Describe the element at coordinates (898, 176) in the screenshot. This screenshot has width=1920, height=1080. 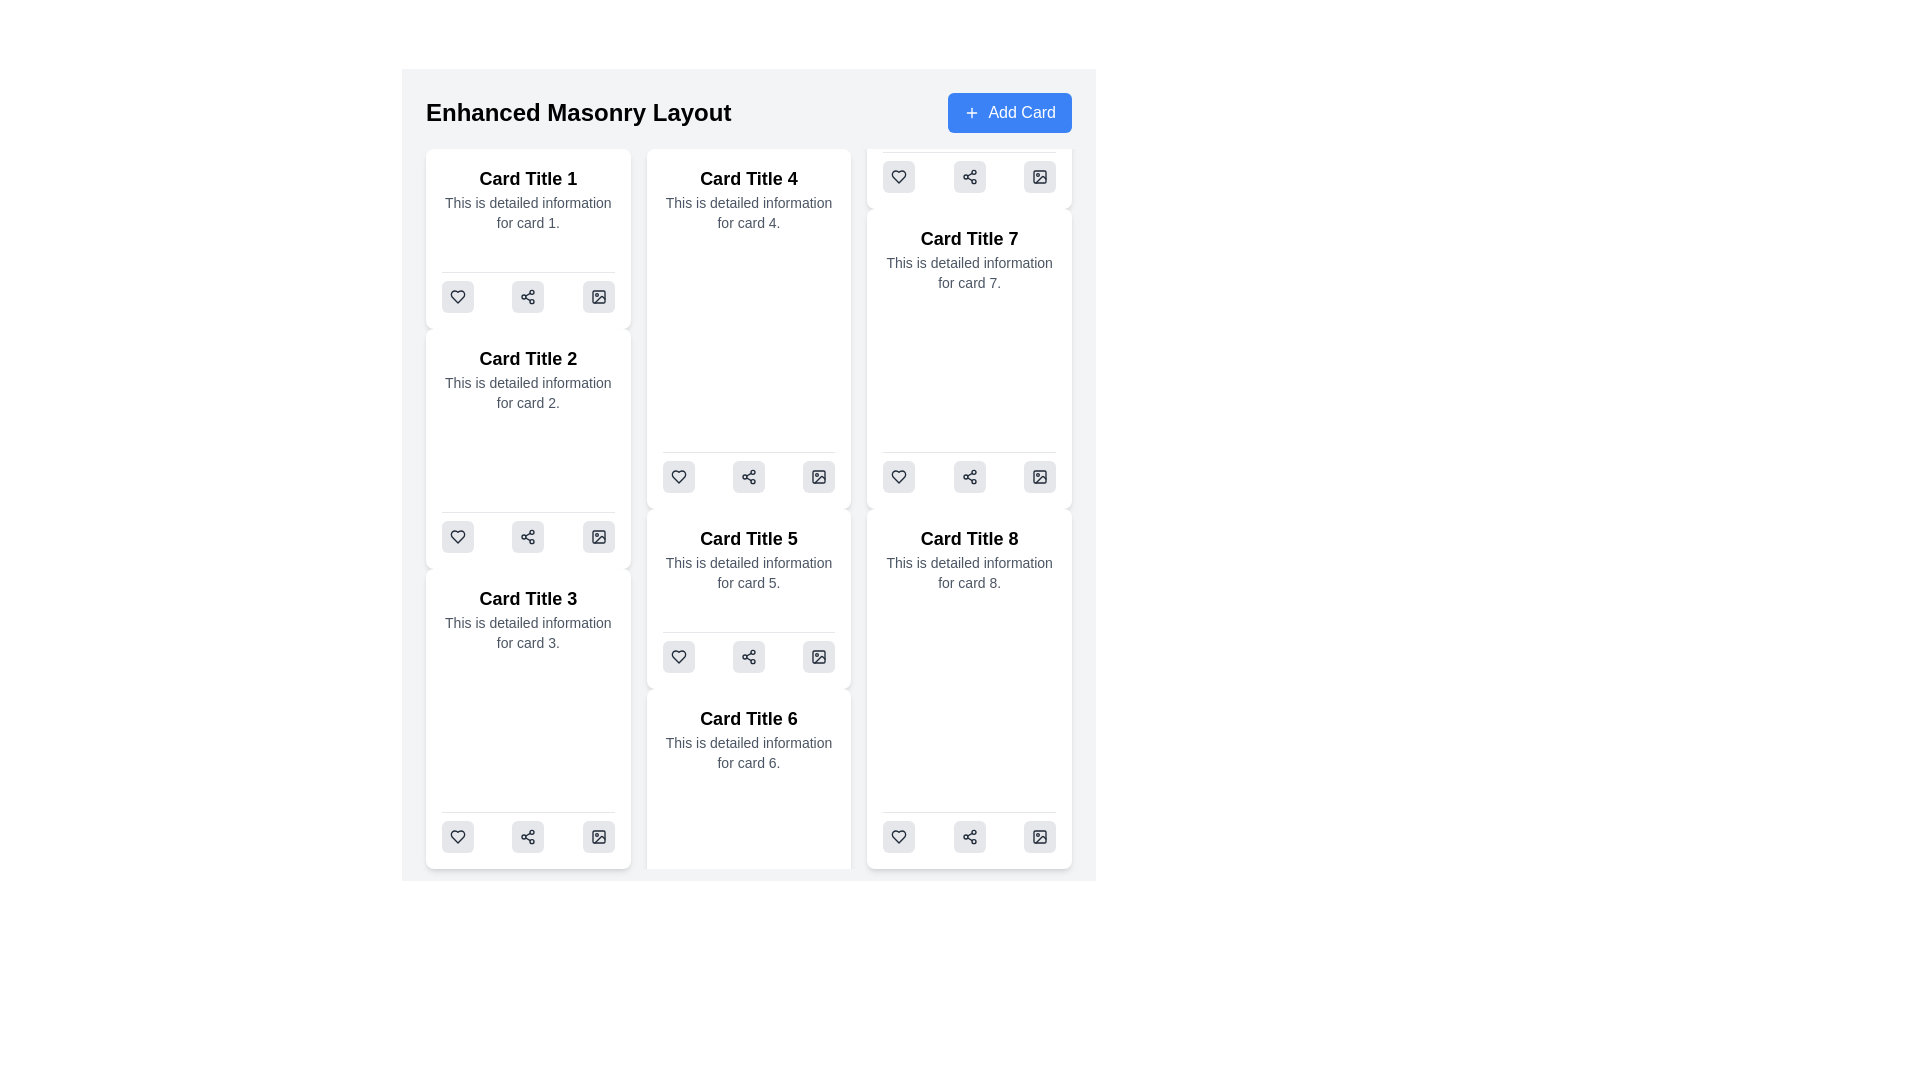
I see `the heart-shaped icon button located in the lower section of 'Card Title 7', which is the leftmost icon in a horizontal sequence of three` at that location.